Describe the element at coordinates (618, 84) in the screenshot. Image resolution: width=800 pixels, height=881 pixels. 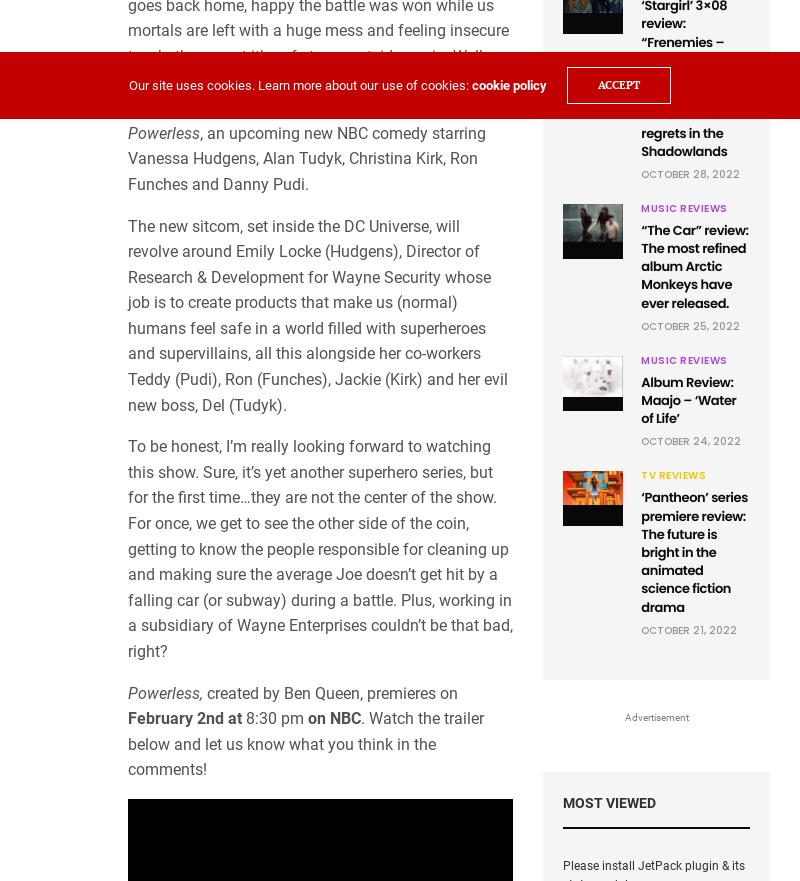
I see `'ACCEPT'` at that location.